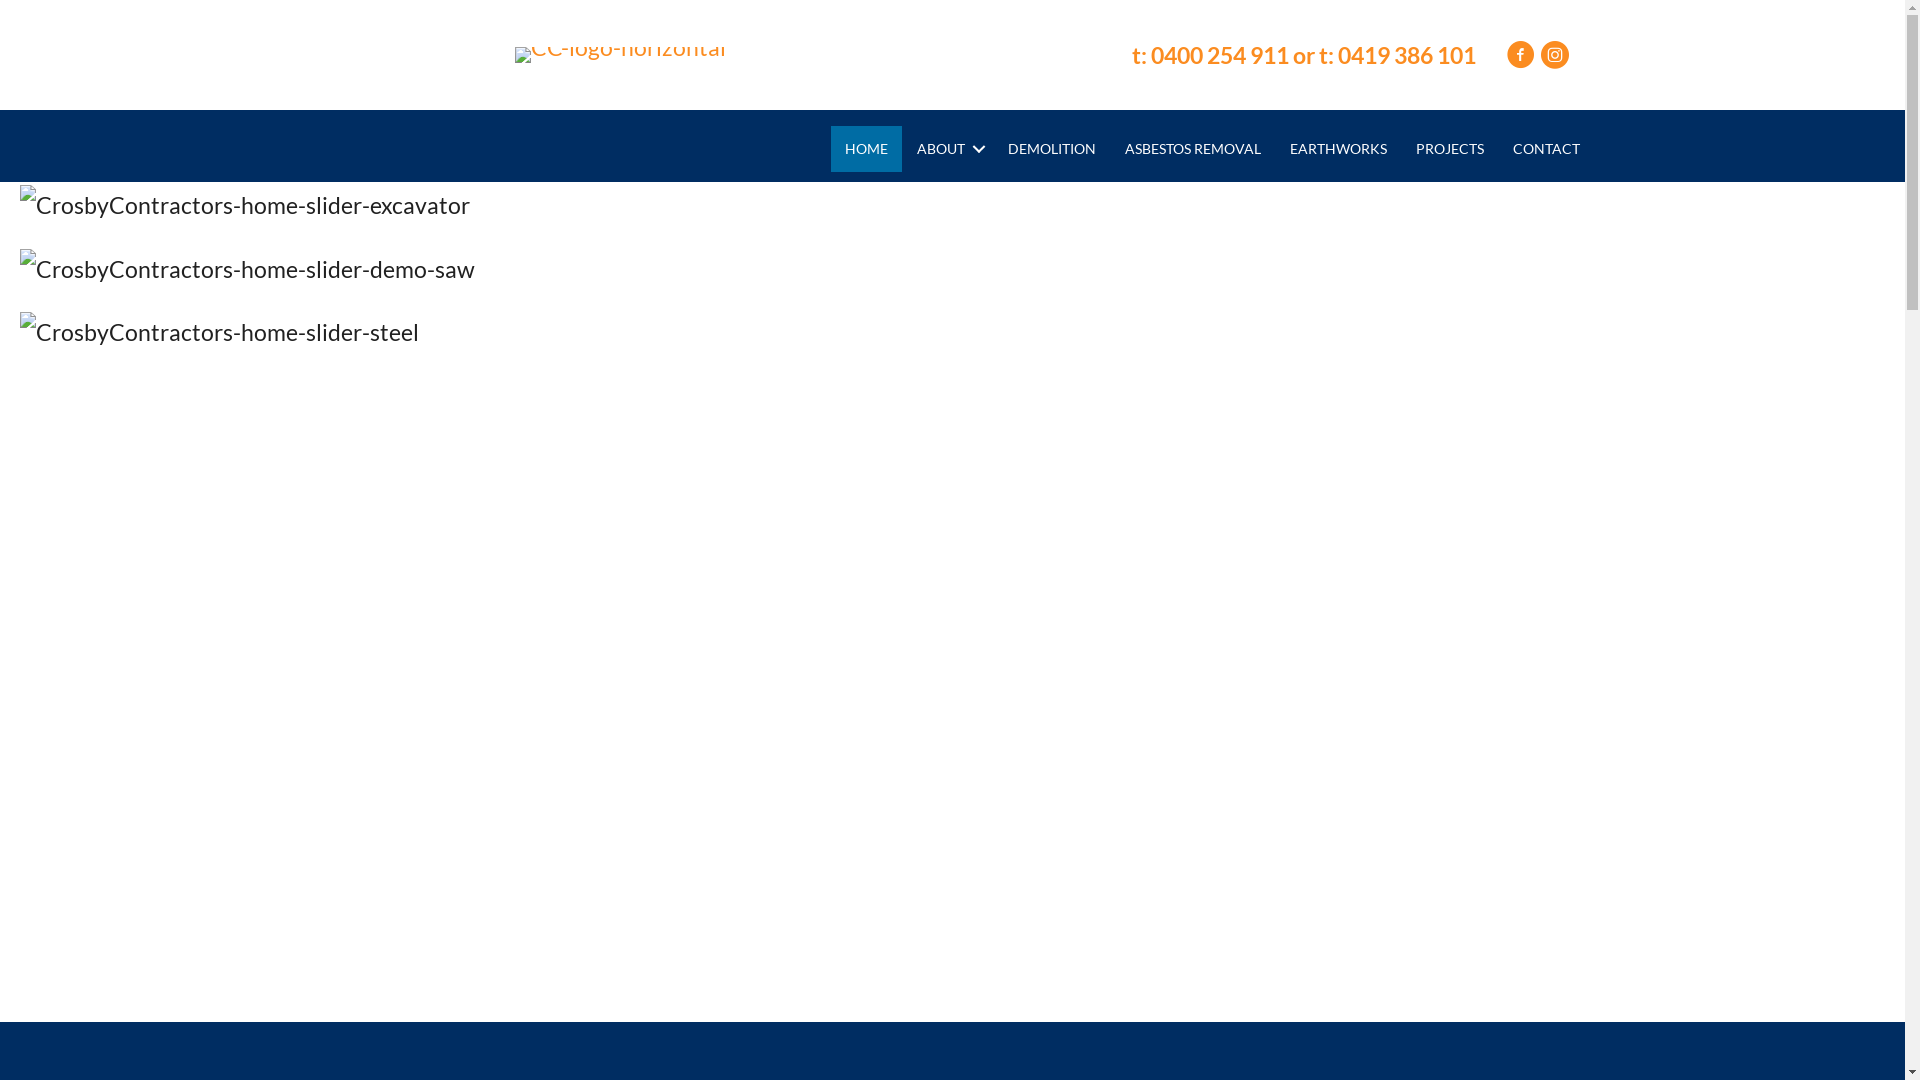 This screenshot has height=1080, width=1920. Describe the element at coordinates (1449, 148) in the screenshot. I see `'PROJECTS'` at that location.